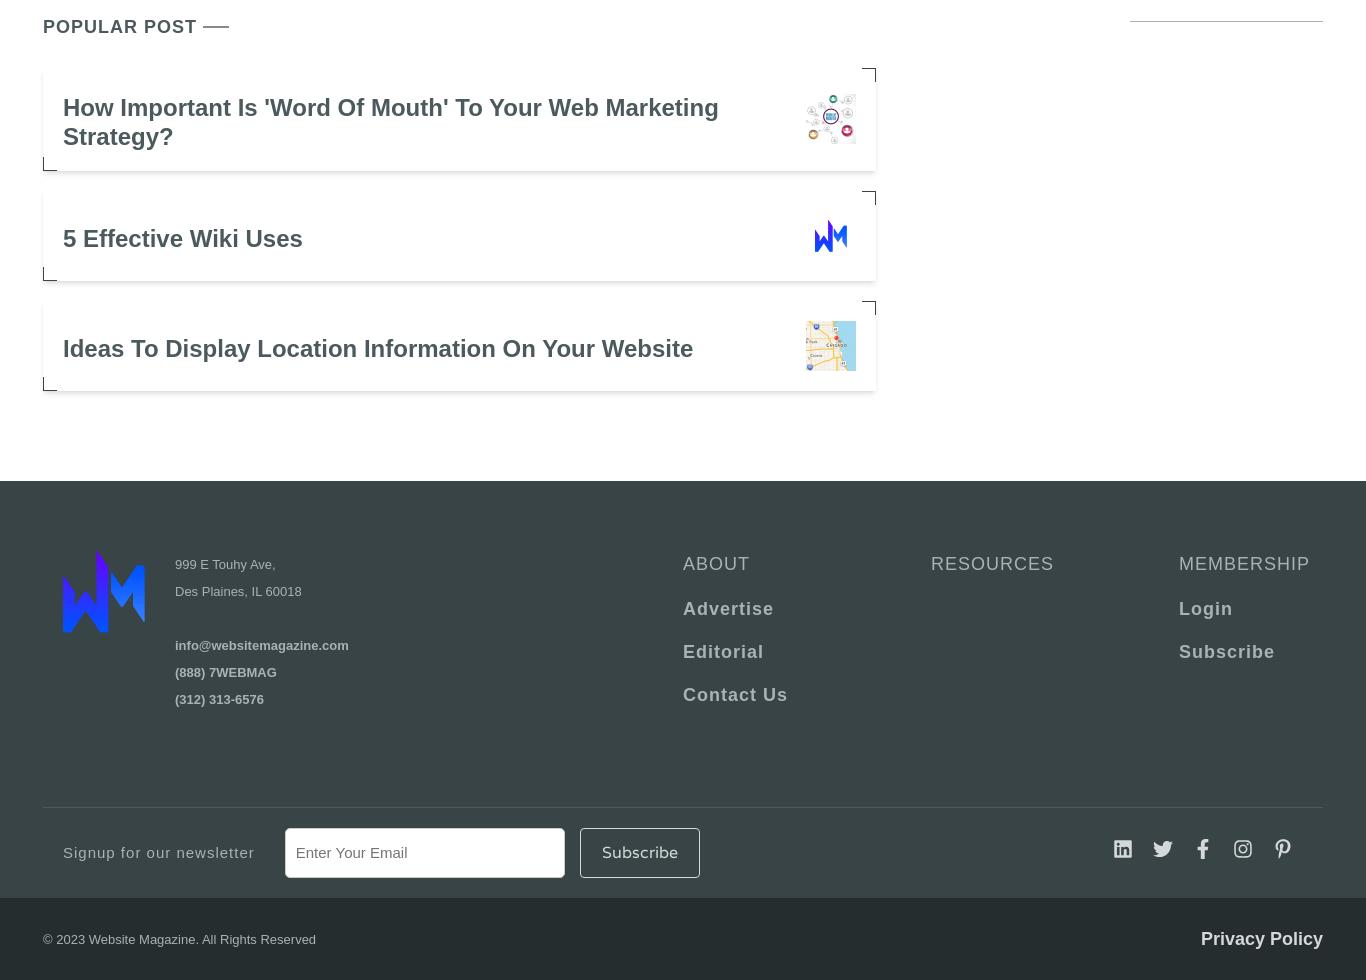 This screenshot has height=980, width=1366. I want to click on '5 Effective Wiki Uses', so click(181, 237).